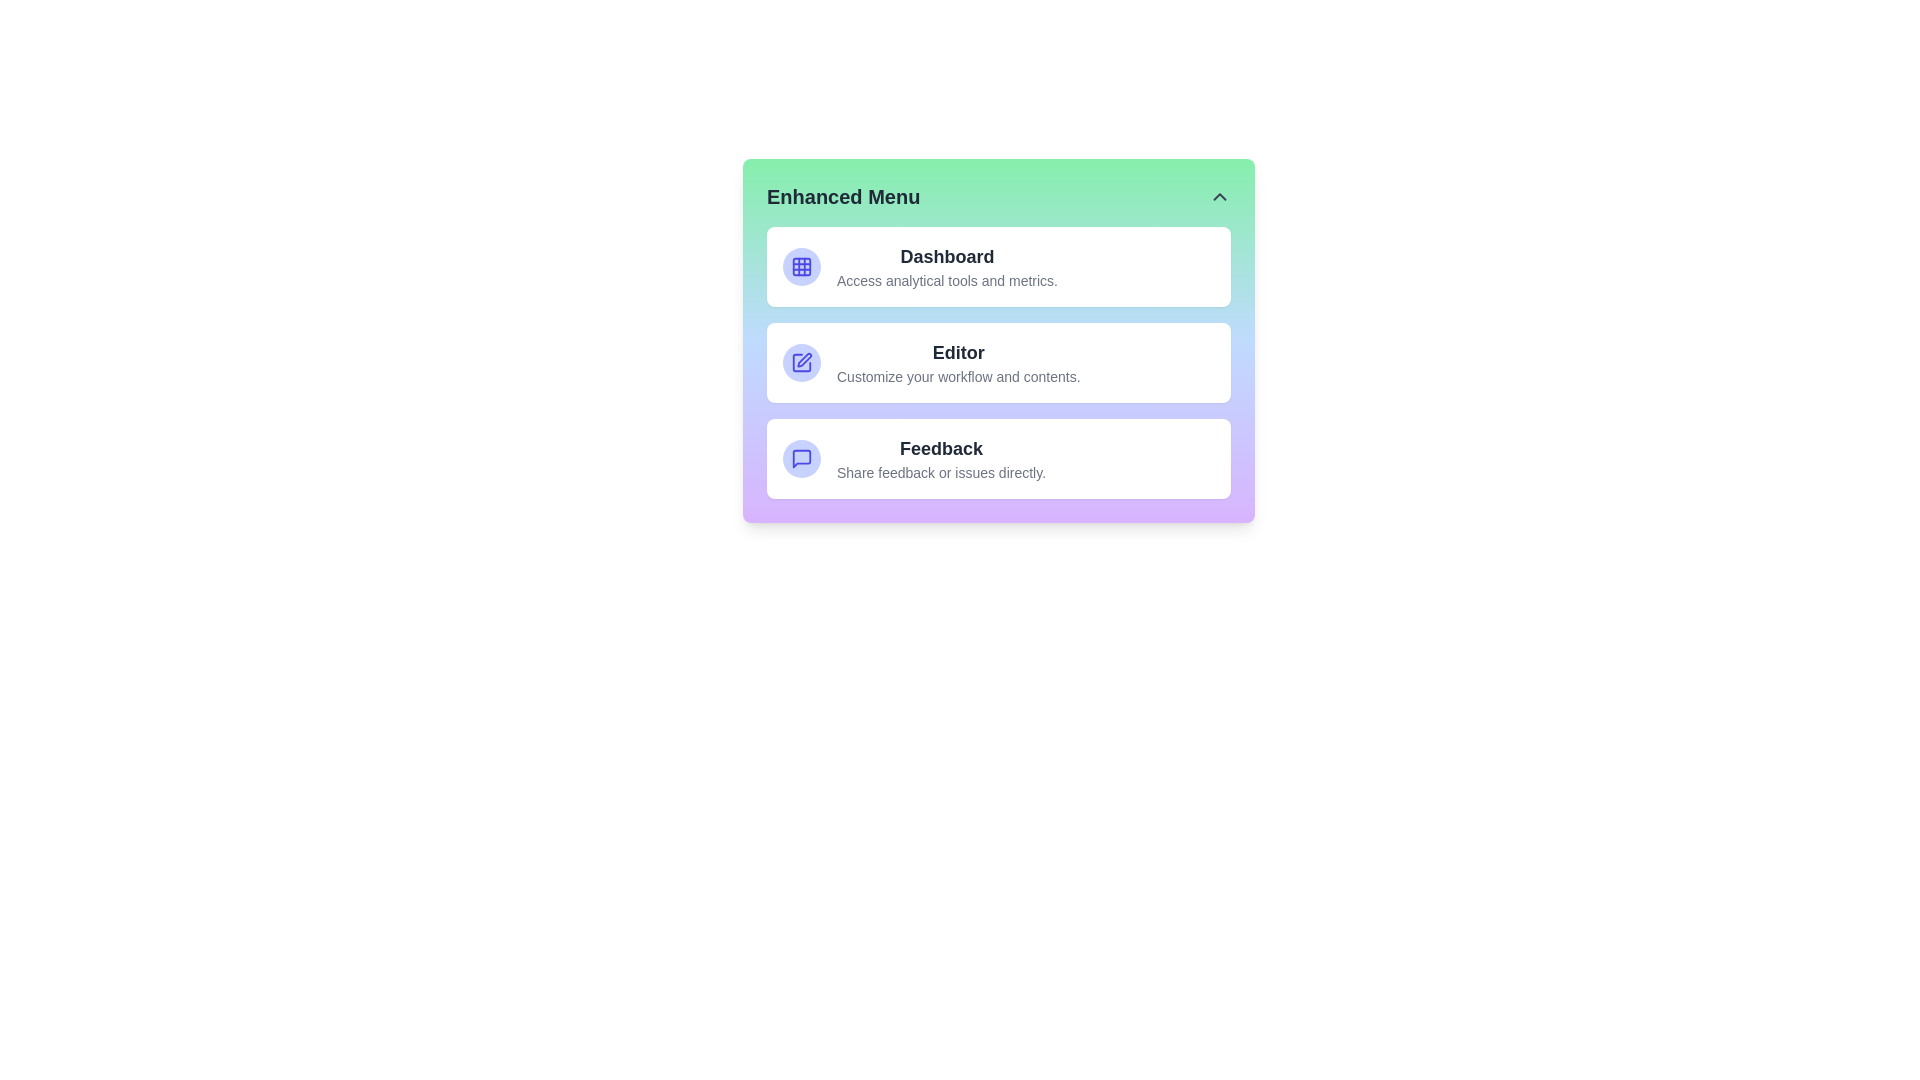  Describe the element at coordinates (946, 256) in the screenshot. I see `the 'Dashboard' item in the menu to view its details or navigate` at that location.